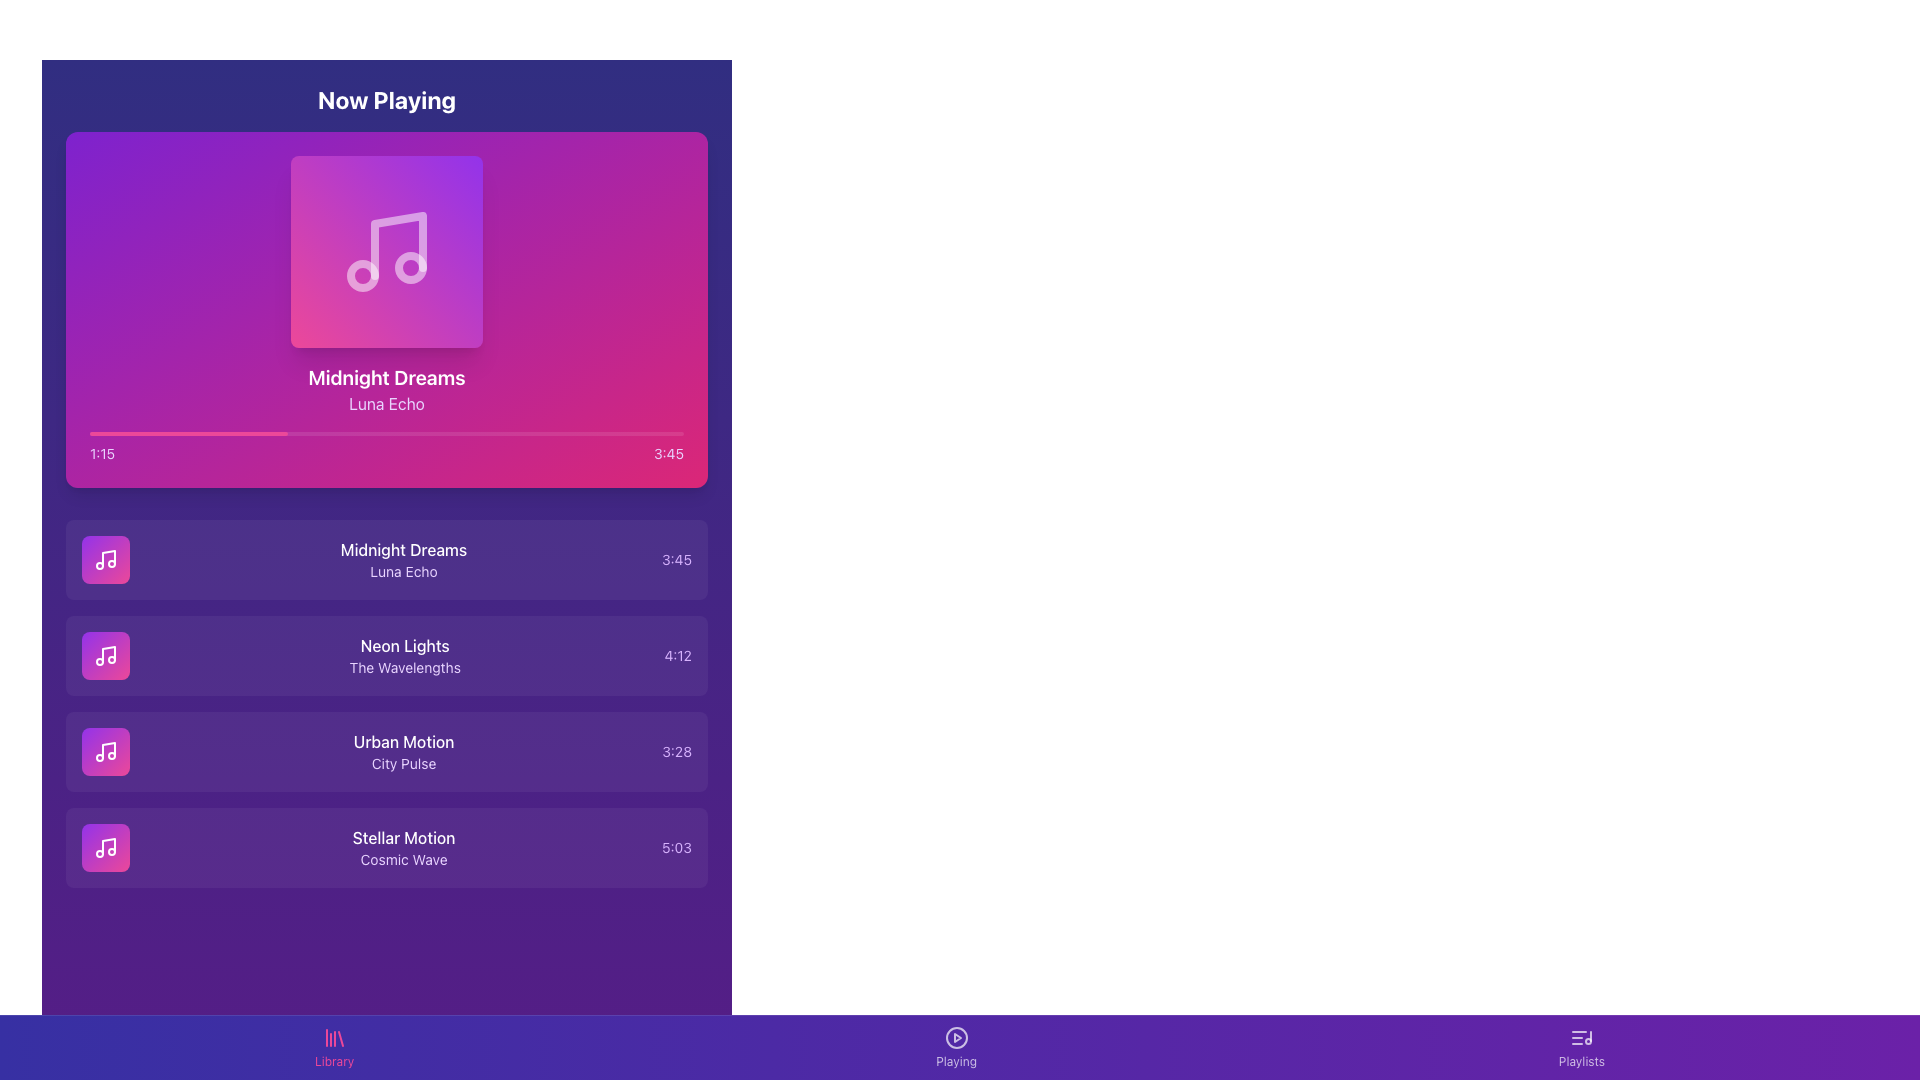 Image resolution: width=1920 pixels, height=1080 pixels. What do you see at coordinates (387, 559) in the screenshot?
I see `the first song entry in the list located below the 'Now Playing' section` at bounding box center [387, 559].